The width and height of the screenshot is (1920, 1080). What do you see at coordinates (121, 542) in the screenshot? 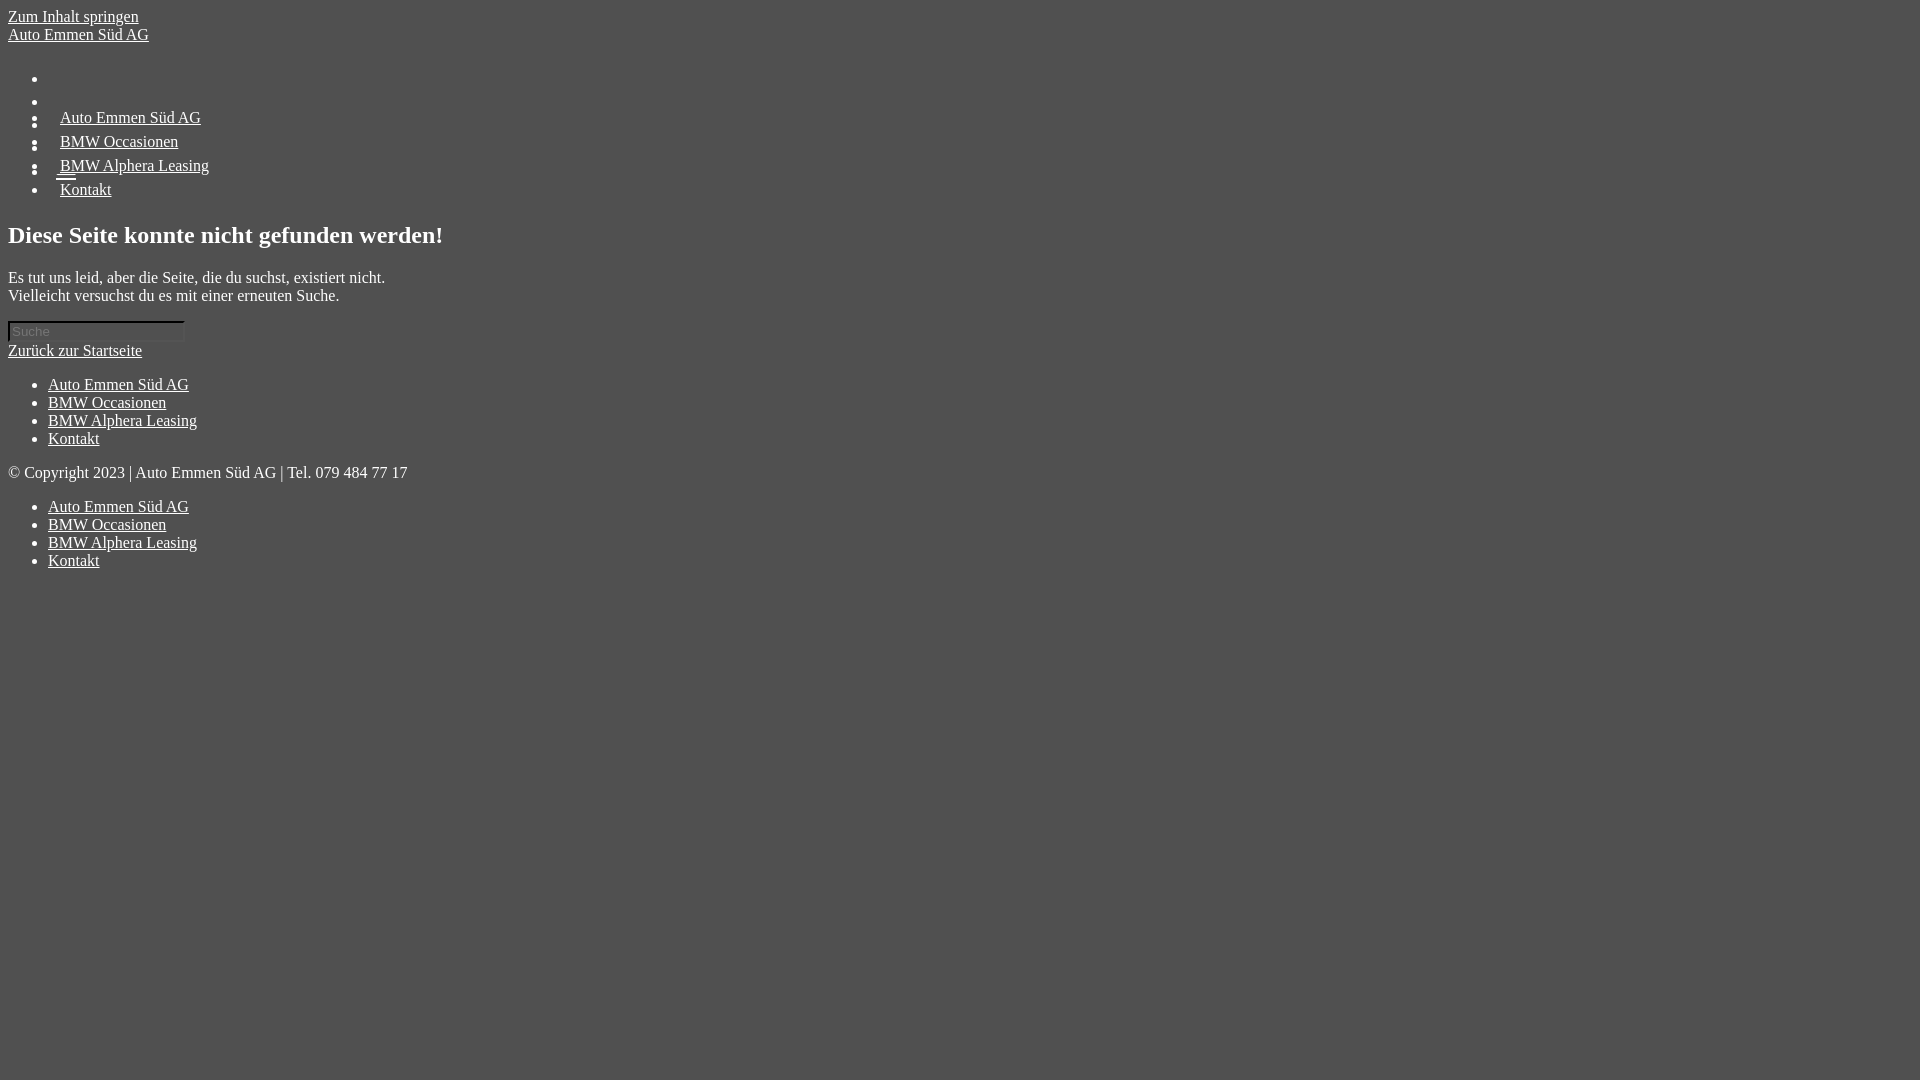
I see `'BMW Alphera Leasing'` at bounding box center [121, 542].